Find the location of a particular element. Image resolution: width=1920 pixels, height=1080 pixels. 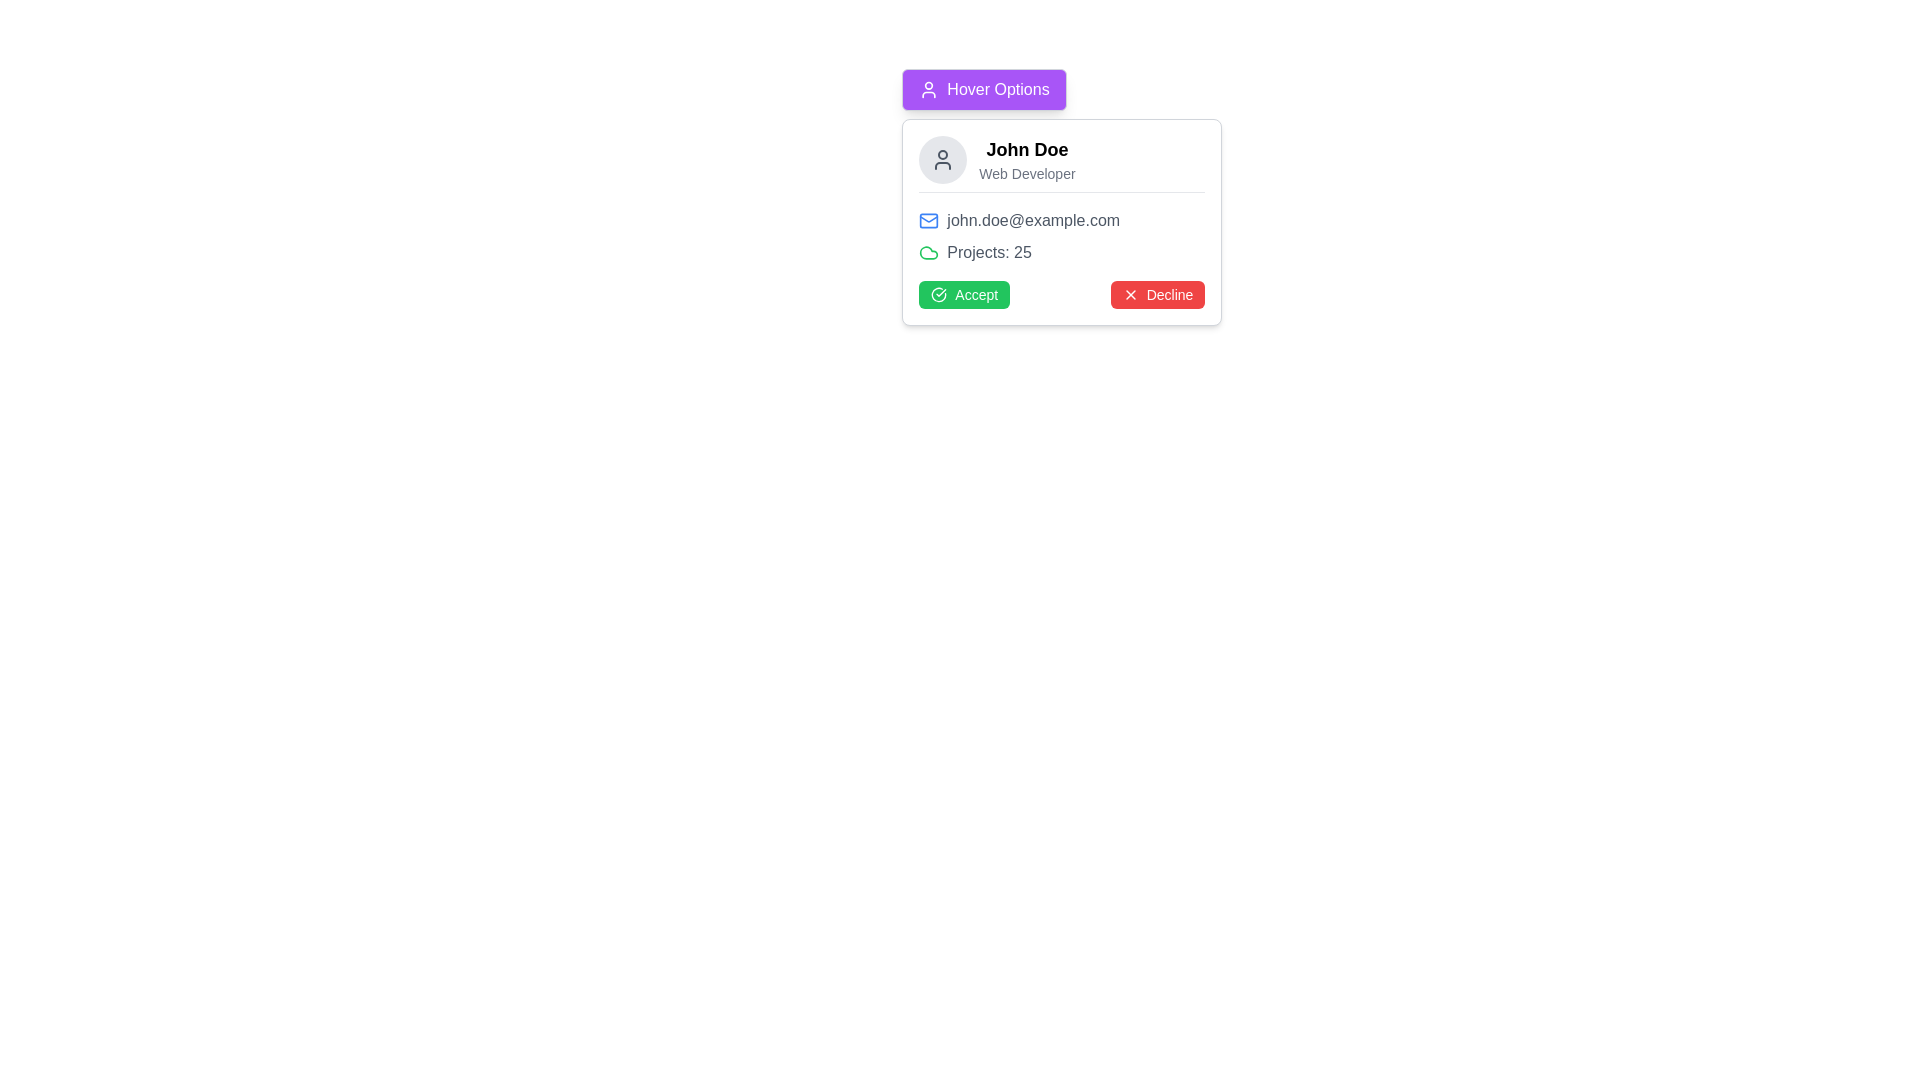

the user avatar icon depicted as a rounded profile outline with a gray color, located centrally within the user's profile card section is located at coordinates (942, 158).